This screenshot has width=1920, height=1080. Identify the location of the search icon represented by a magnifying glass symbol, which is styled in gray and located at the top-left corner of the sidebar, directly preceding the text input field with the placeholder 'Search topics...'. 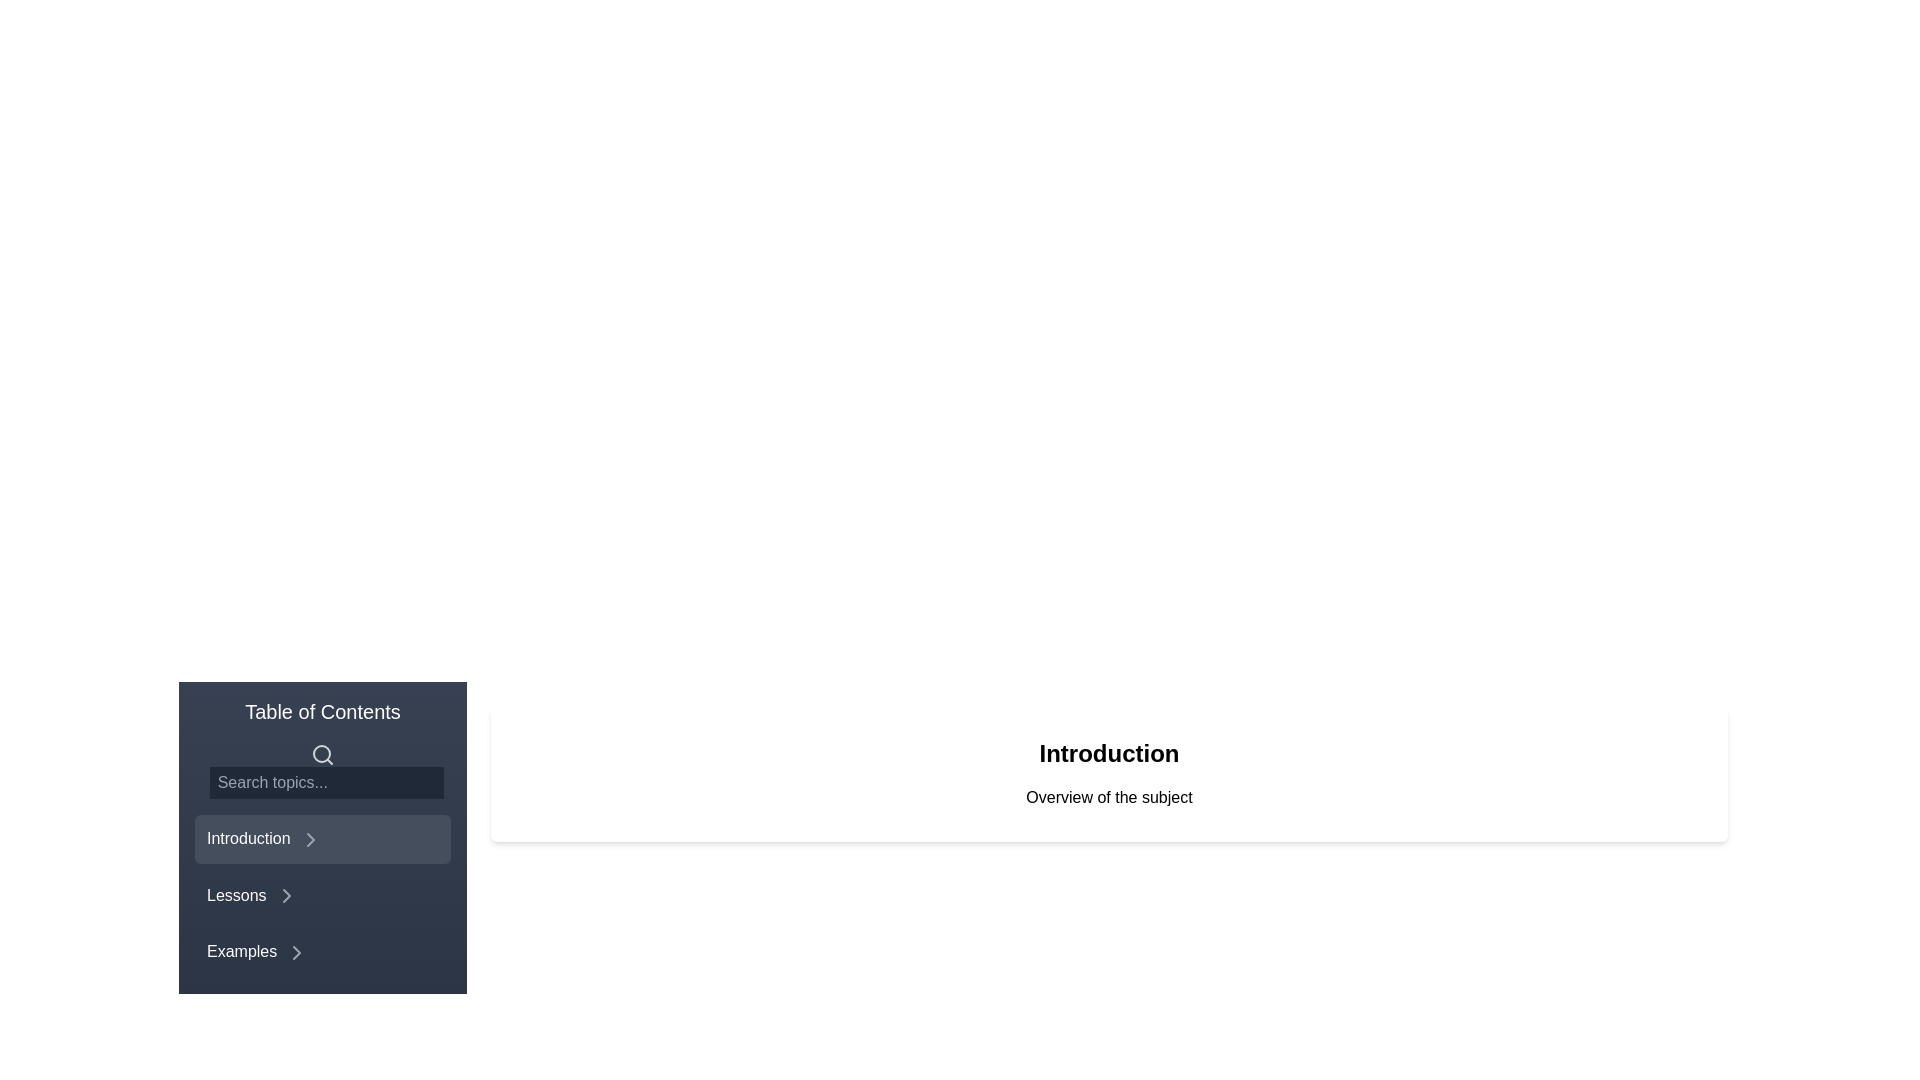
(322, 753).